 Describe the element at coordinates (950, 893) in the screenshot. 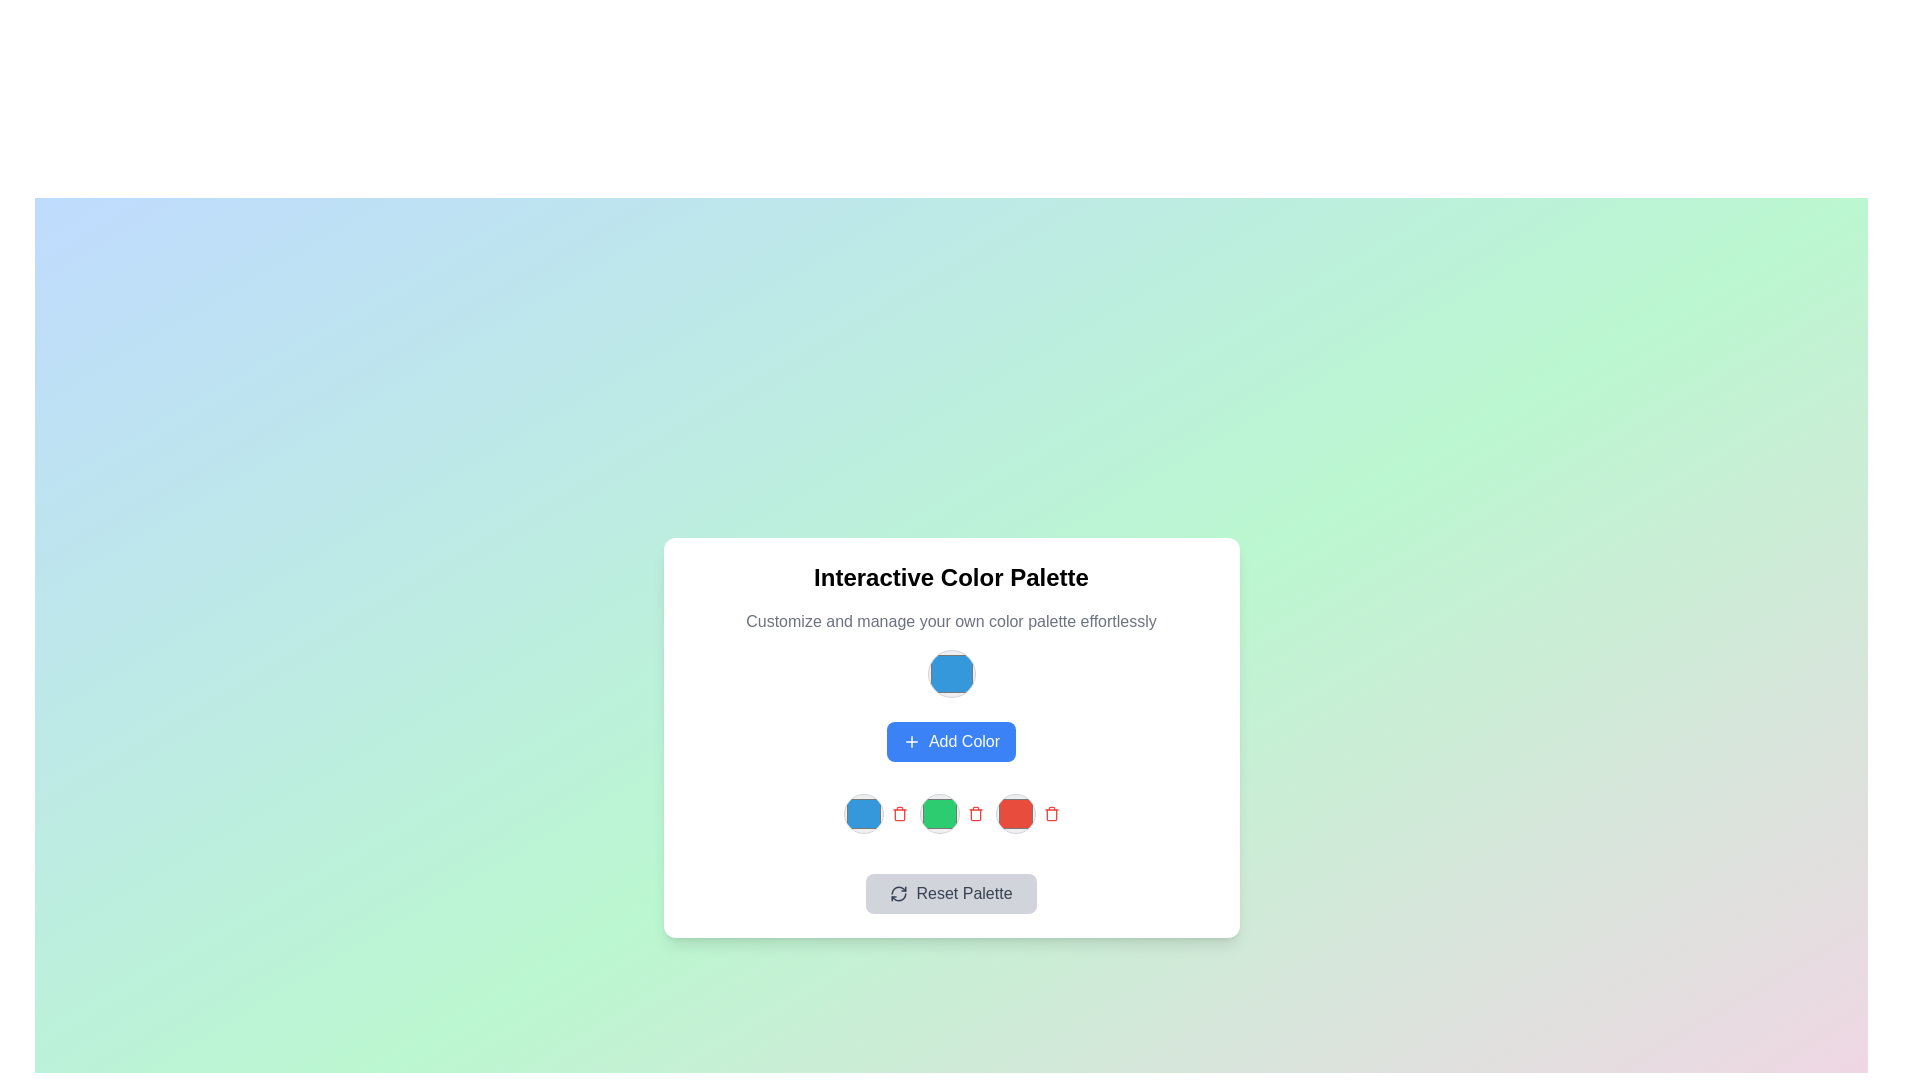

I see `the reset button with an embedded icon located at the bottom of the color palette card to revert the palette to its default state` at that location.